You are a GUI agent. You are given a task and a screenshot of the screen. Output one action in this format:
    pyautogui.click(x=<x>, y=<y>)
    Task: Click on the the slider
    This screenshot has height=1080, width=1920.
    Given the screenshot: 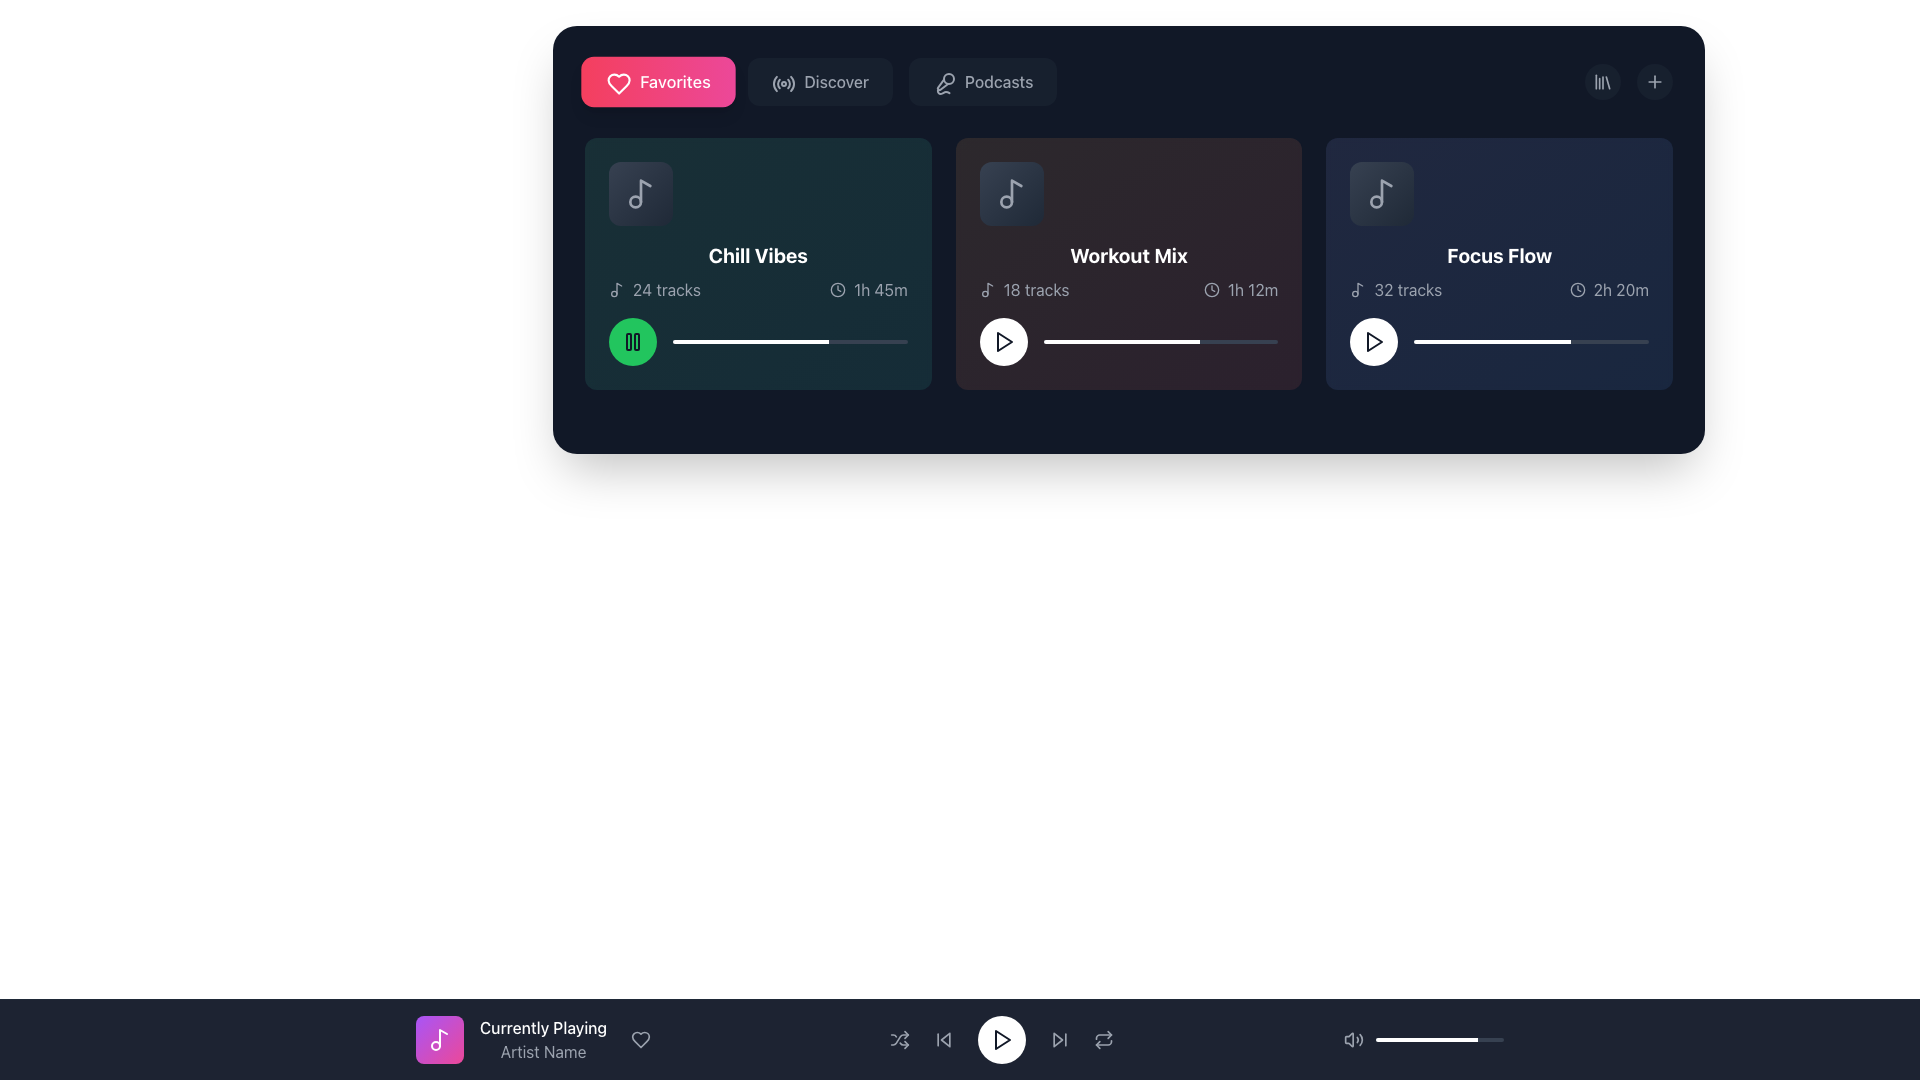 What is the action you would take?
    pyautogui.click(x=721, y=341)
    